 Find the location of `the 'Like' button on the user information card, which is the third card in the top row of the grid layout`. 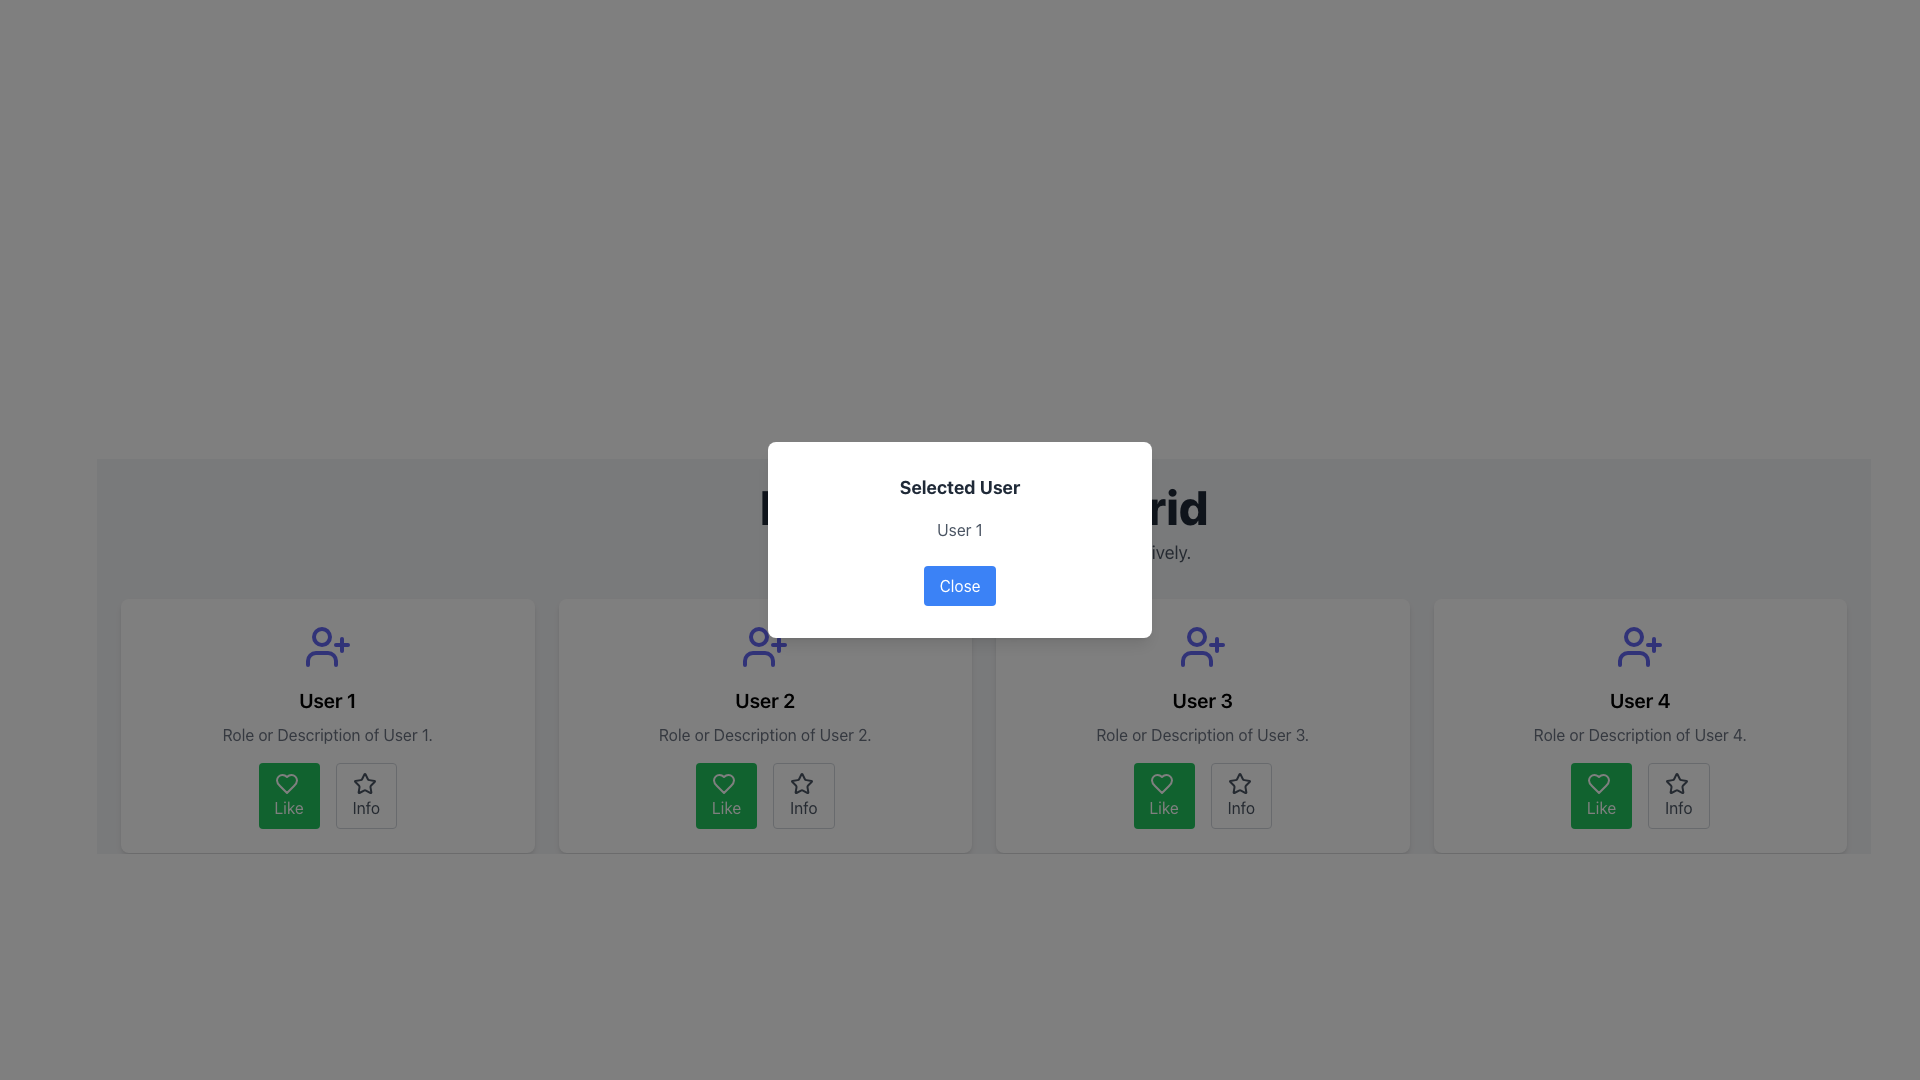

the 'Like' button on the user information card, which is the third card in the top row of the grid layout is located at coordinates (1201, 725).